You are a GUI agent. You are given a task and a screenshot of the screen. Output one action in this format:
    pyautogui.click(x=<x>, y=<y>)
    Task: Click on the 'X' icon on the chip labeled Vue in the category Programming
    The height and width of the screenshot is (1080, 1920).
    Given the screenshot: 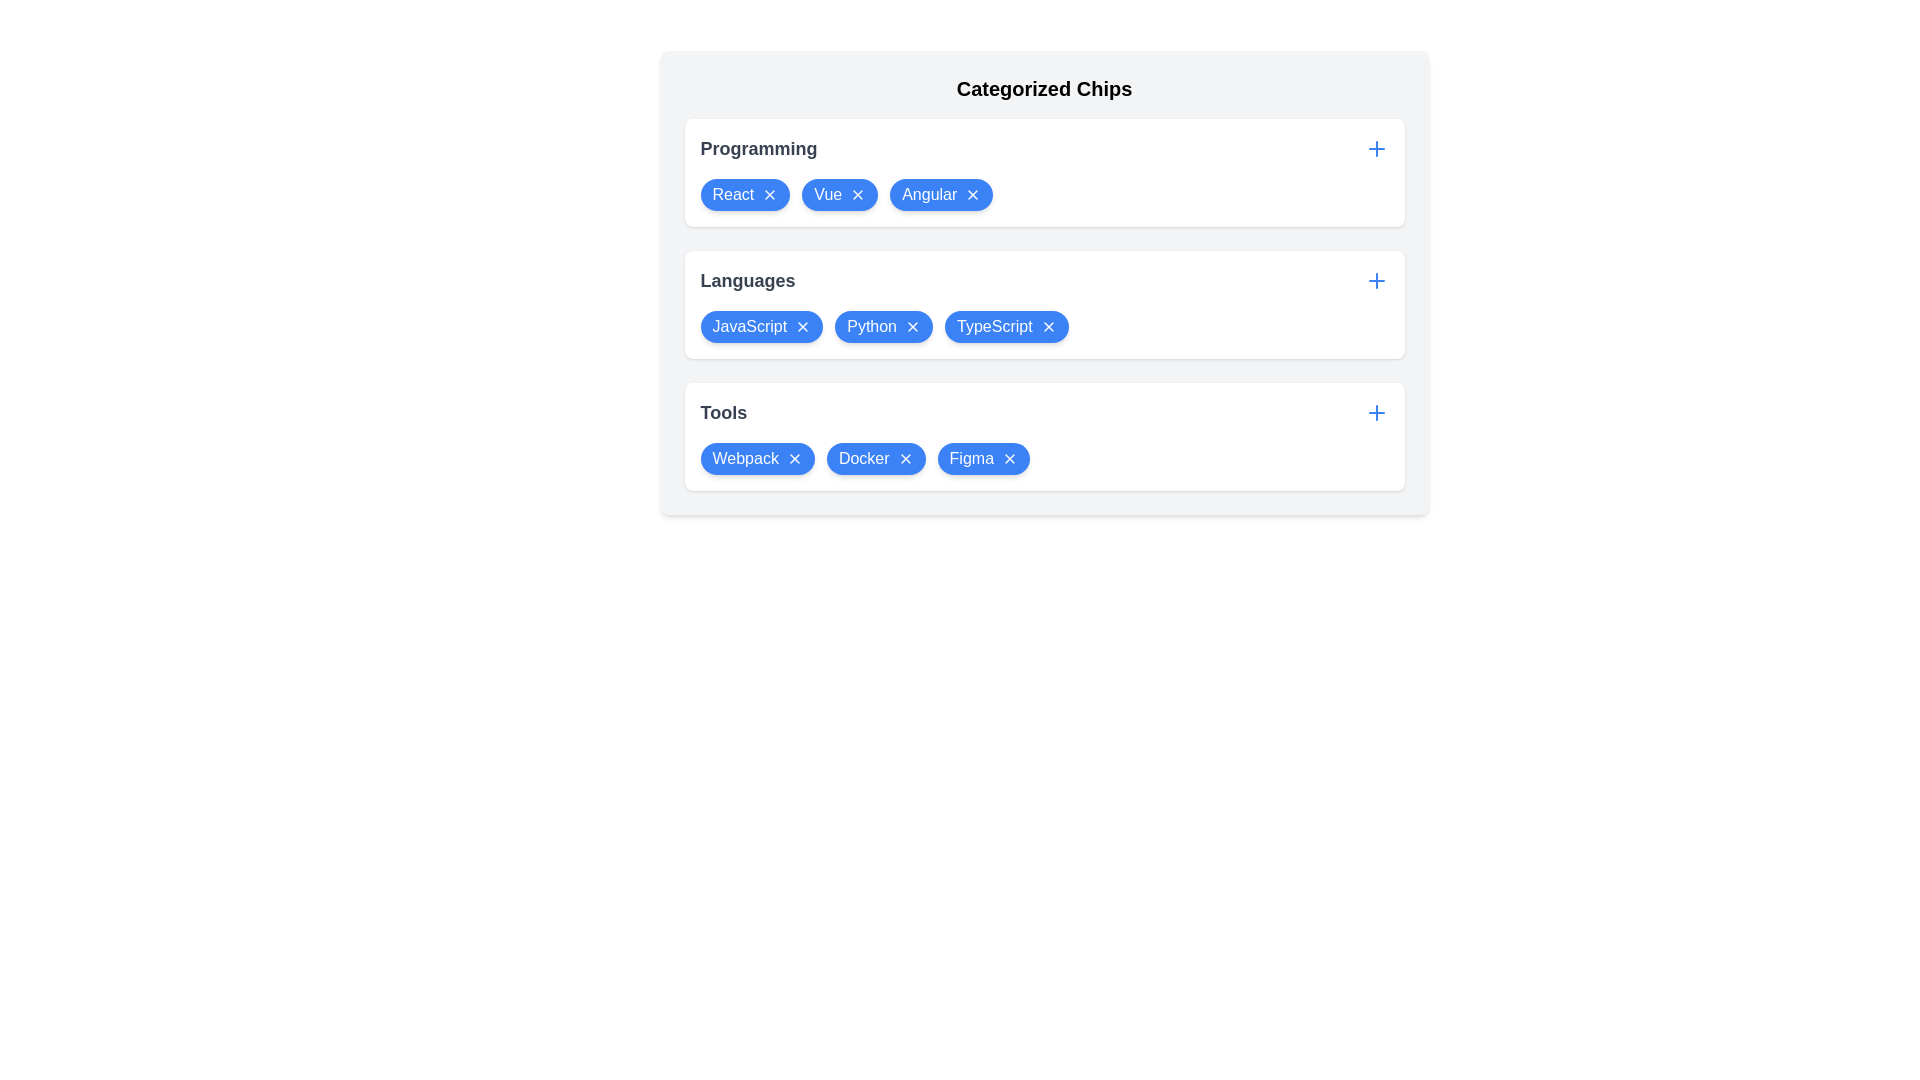 What is the action you would take?
    pyautogui.click(x=858, y=195)
    